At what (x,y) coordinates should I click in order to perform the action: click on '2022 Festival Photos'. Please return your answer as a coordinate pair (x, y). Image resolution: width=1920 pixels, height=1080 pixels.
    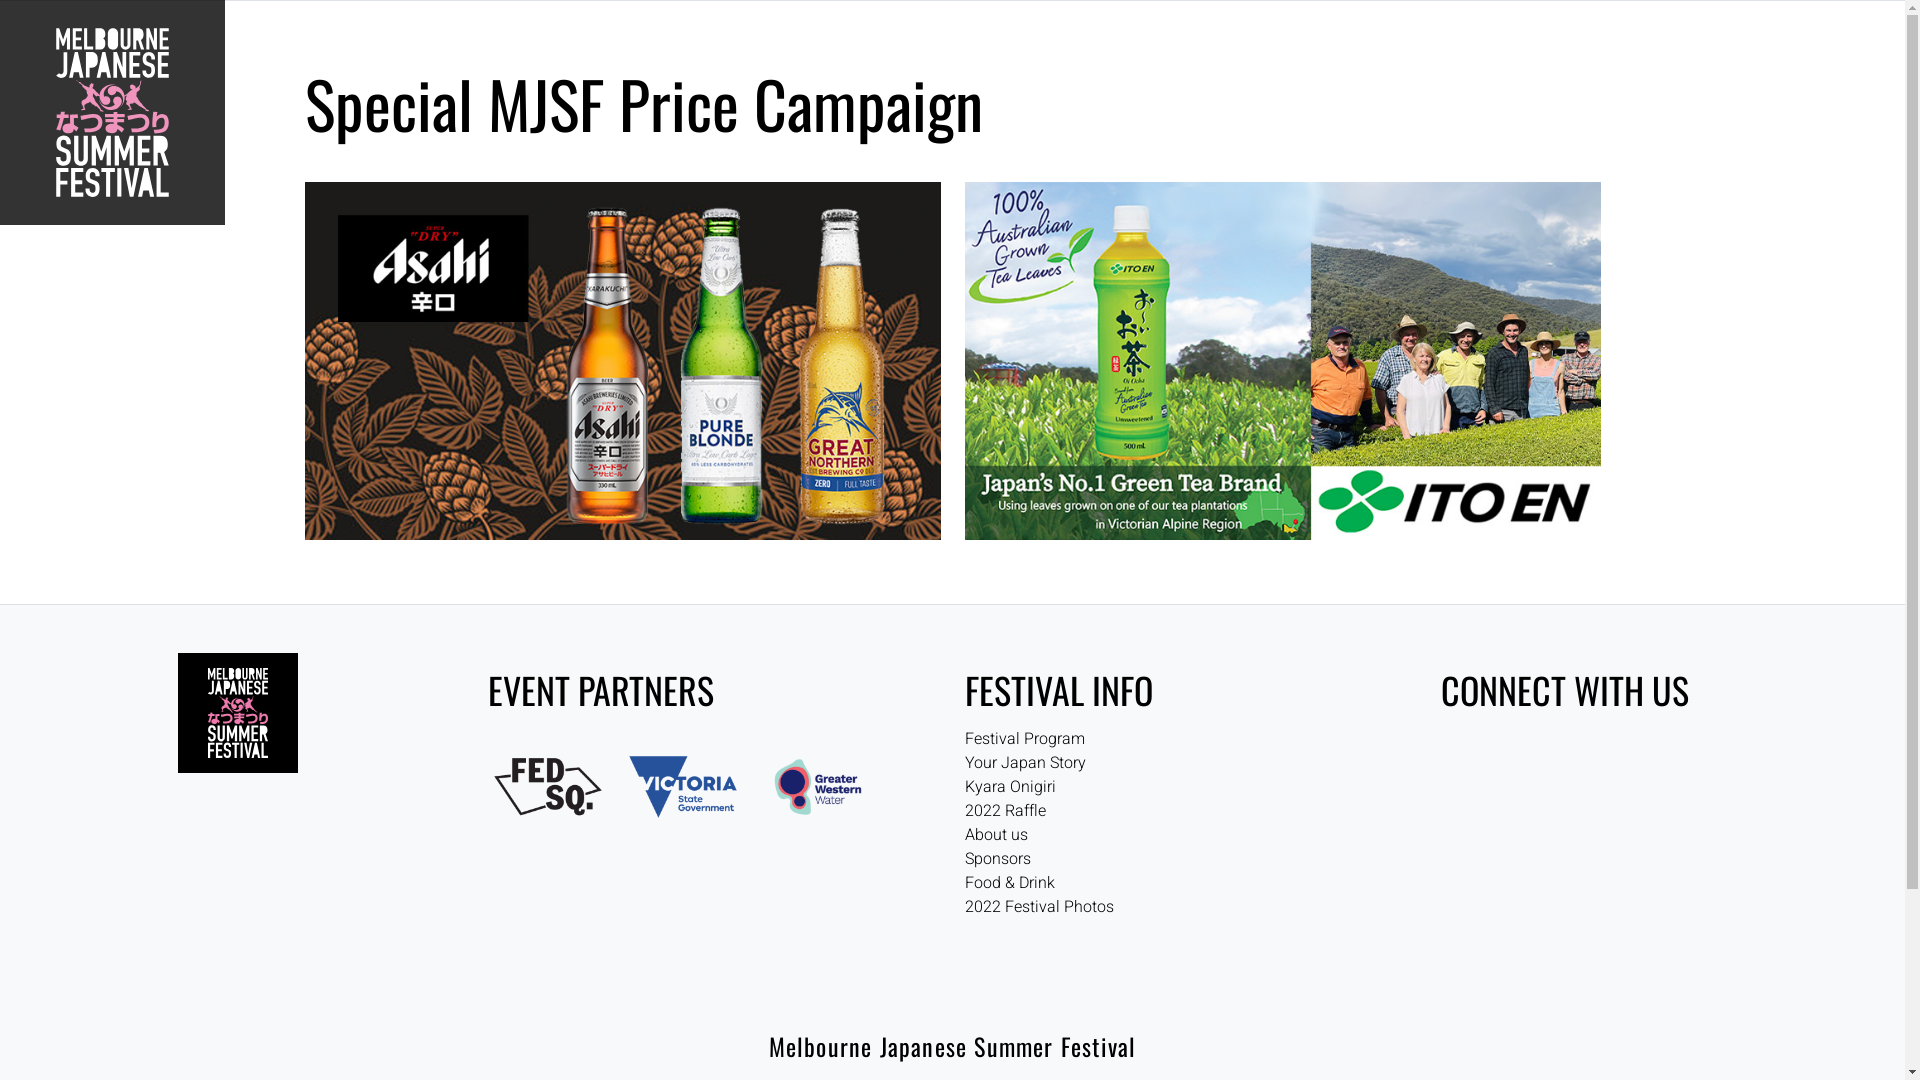
    Looking at the image, I should click on (1038, 906).